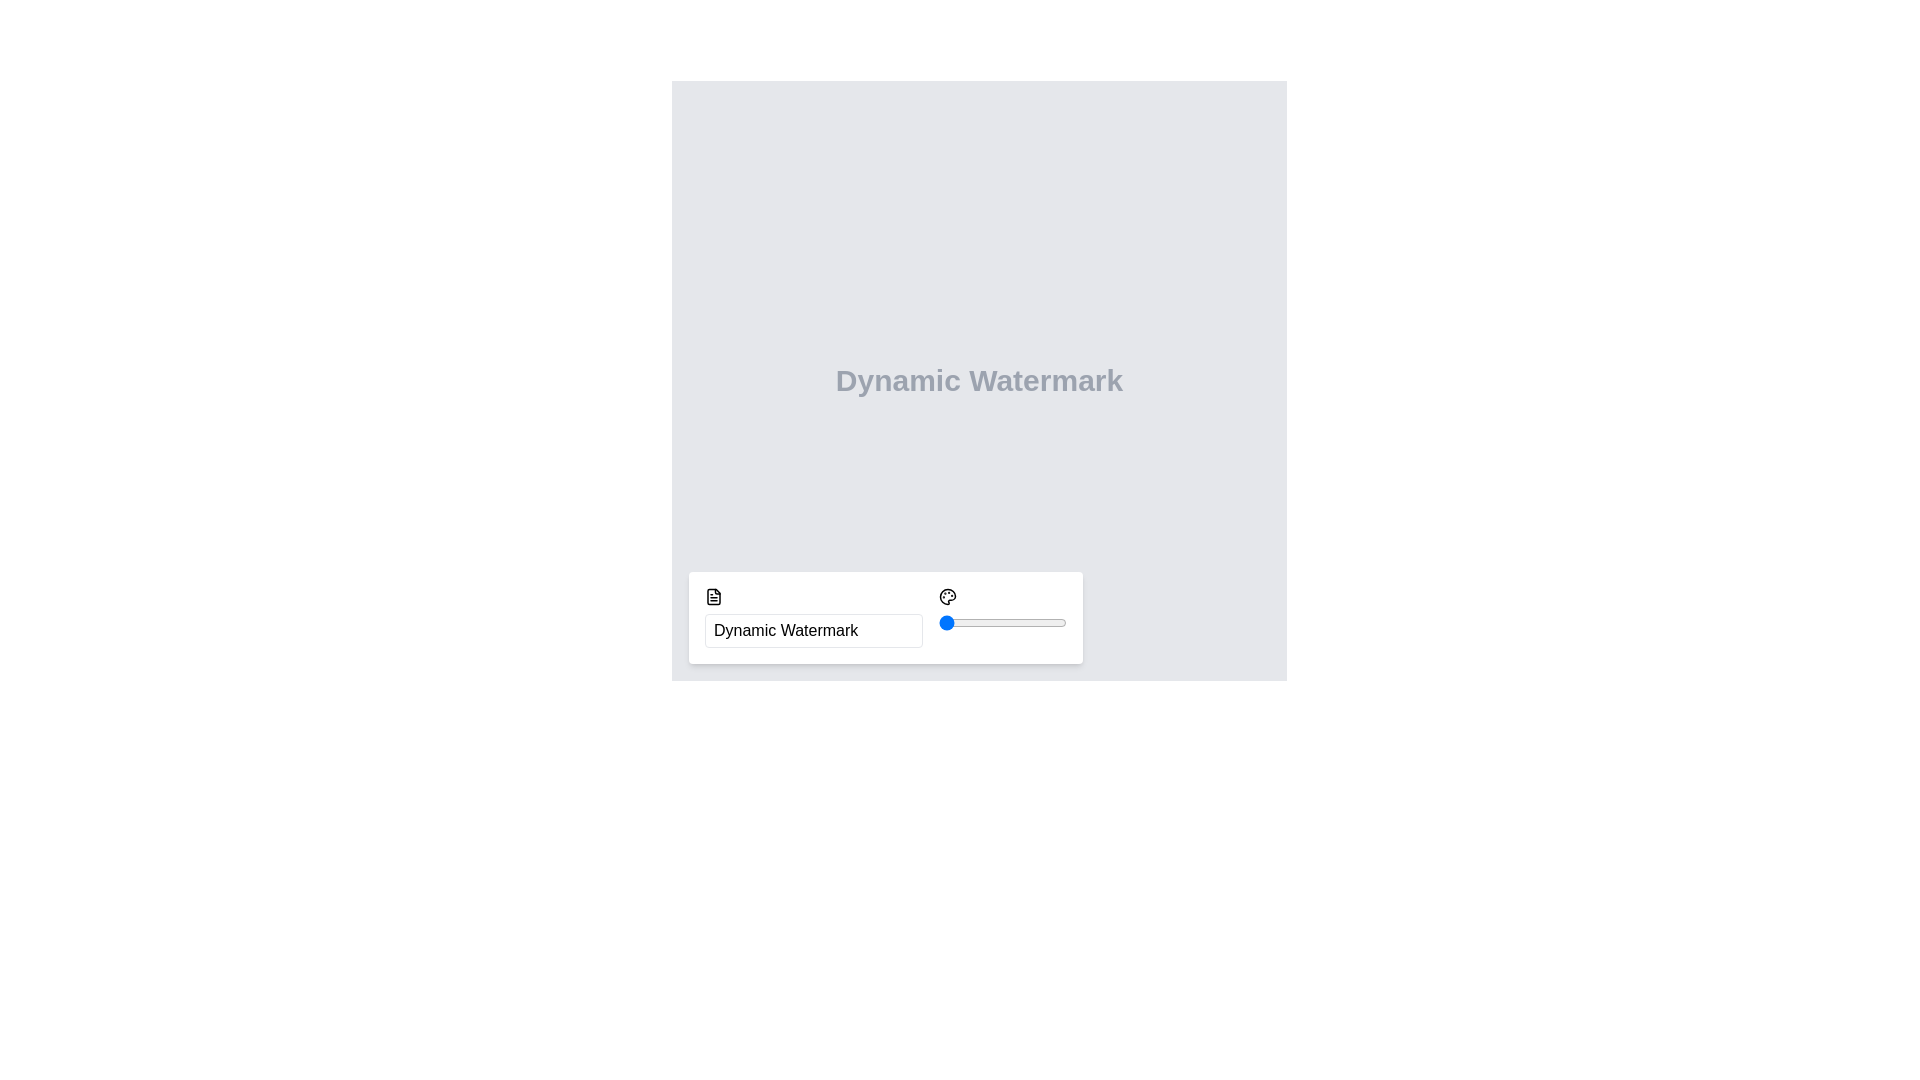 Image resolution: width=1920 pixels, height=1080 pixels. I want to click on the painter's palette icon located at the top-right of the interface, so click(947, 596).